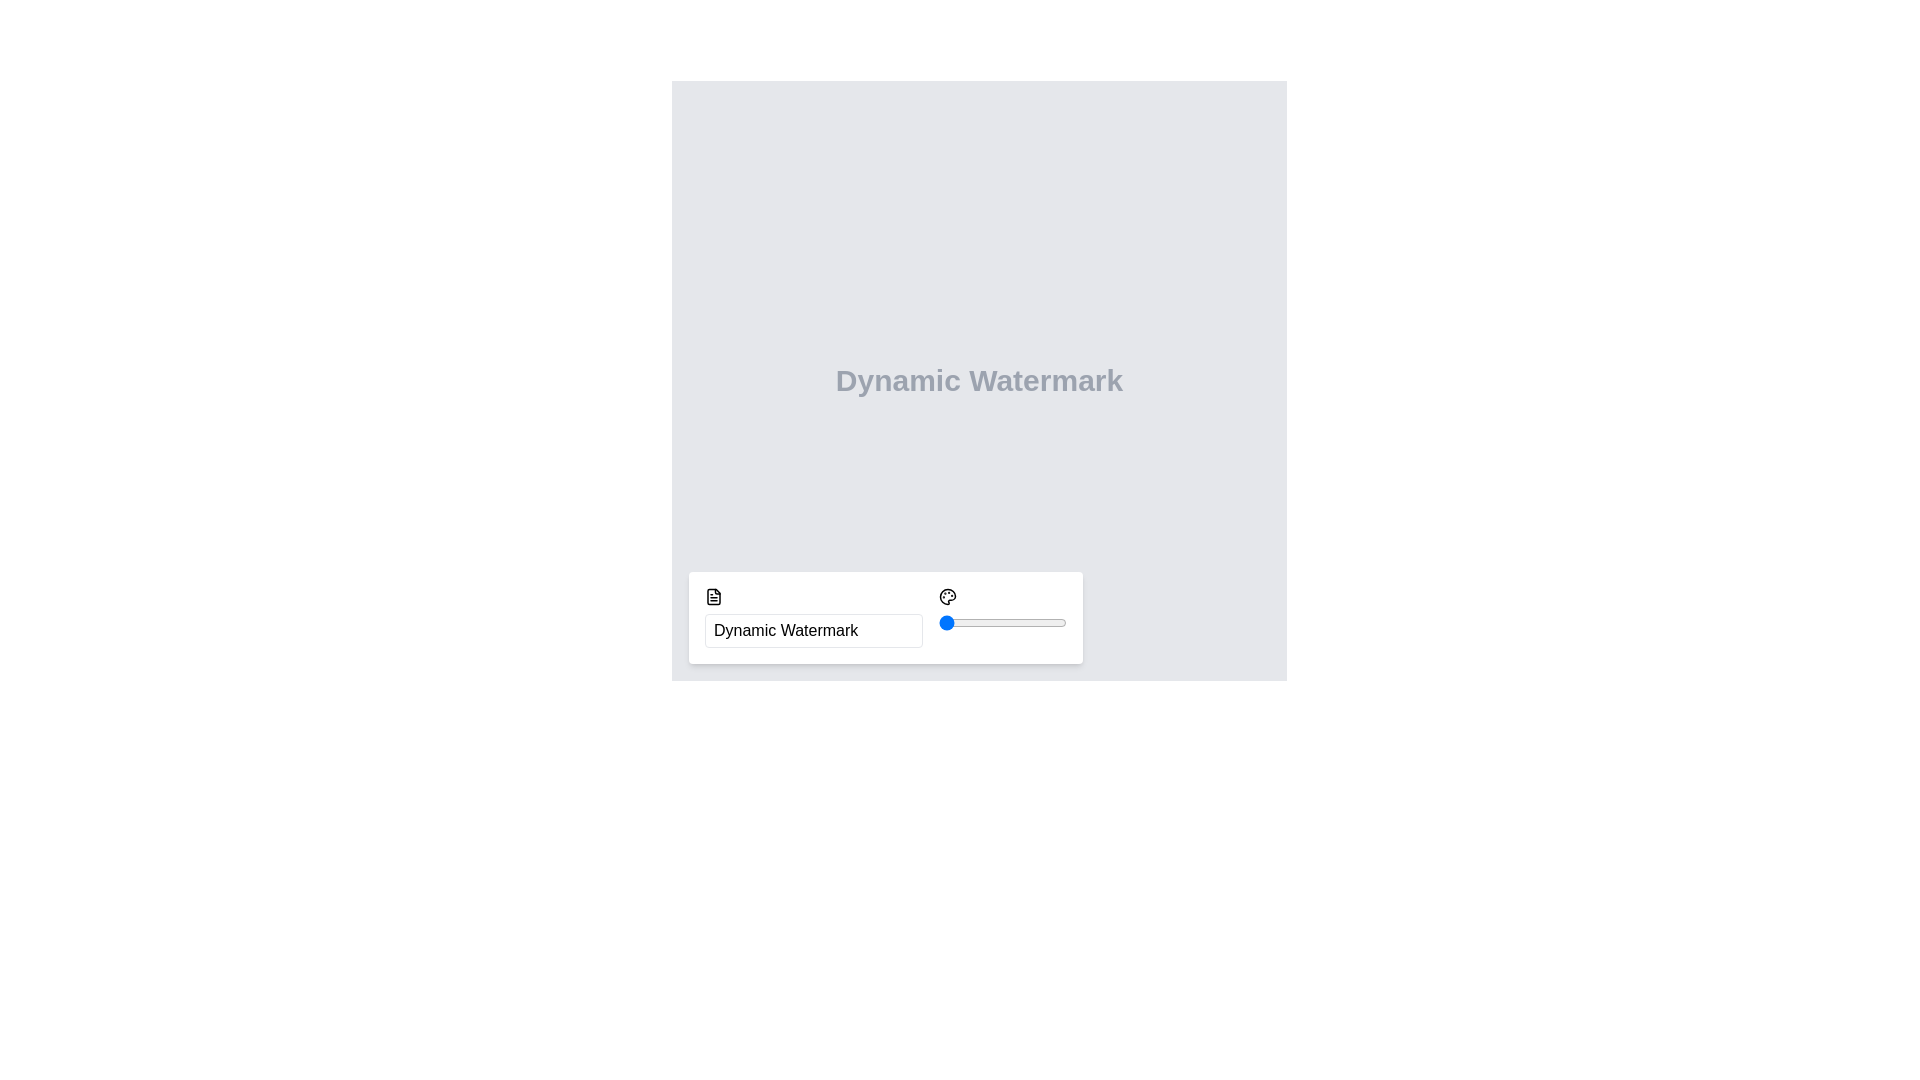 Image resolution: width=1920 pixels, height=1080 pixels. I want to click on the painter's palette icon located at the top-right of the interface, so click(947, 596).